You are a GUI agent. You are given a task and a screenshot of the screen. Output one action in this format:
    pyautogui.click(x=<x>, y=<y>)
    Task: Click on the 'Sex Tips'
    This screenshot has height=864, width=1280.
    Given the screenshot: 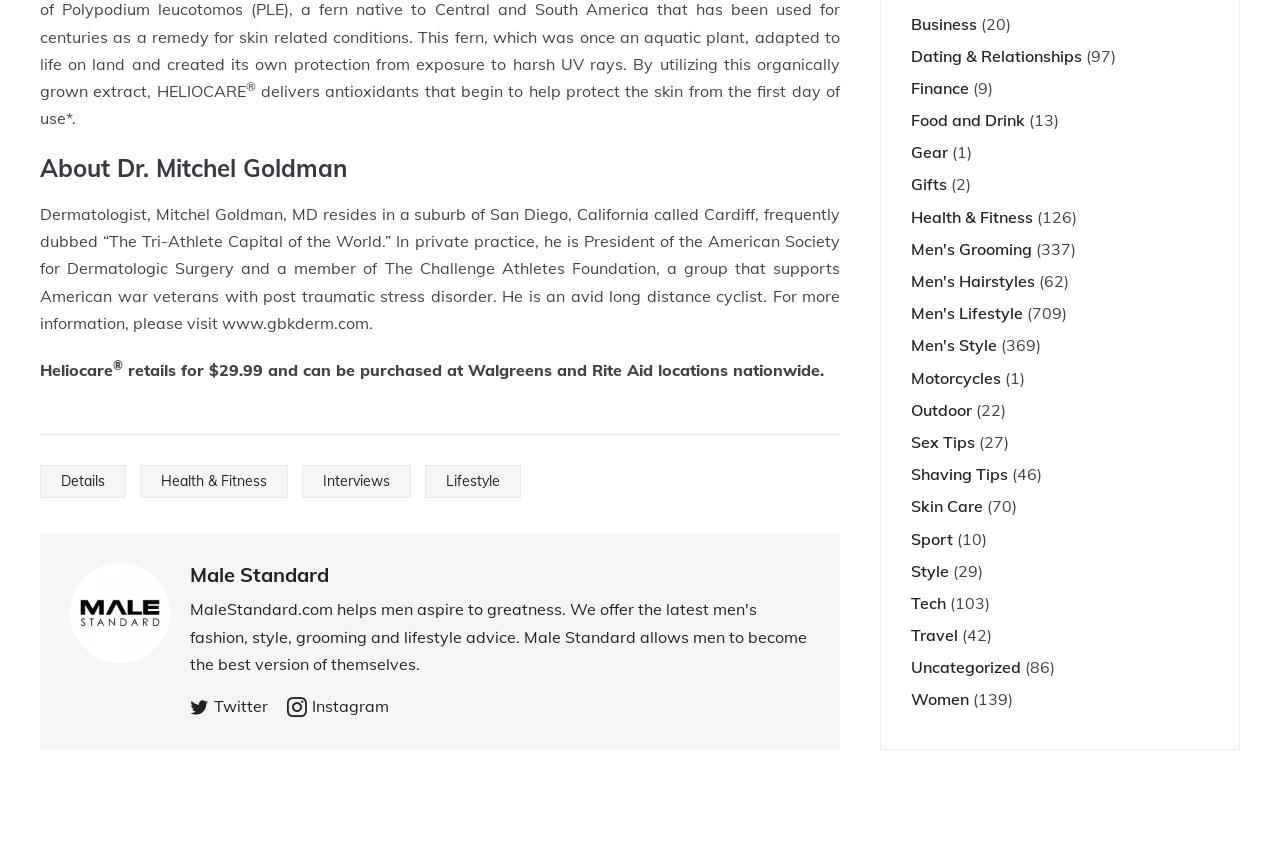 What is the action you would take?
    pyautogui.click(x=941, y=440)
    